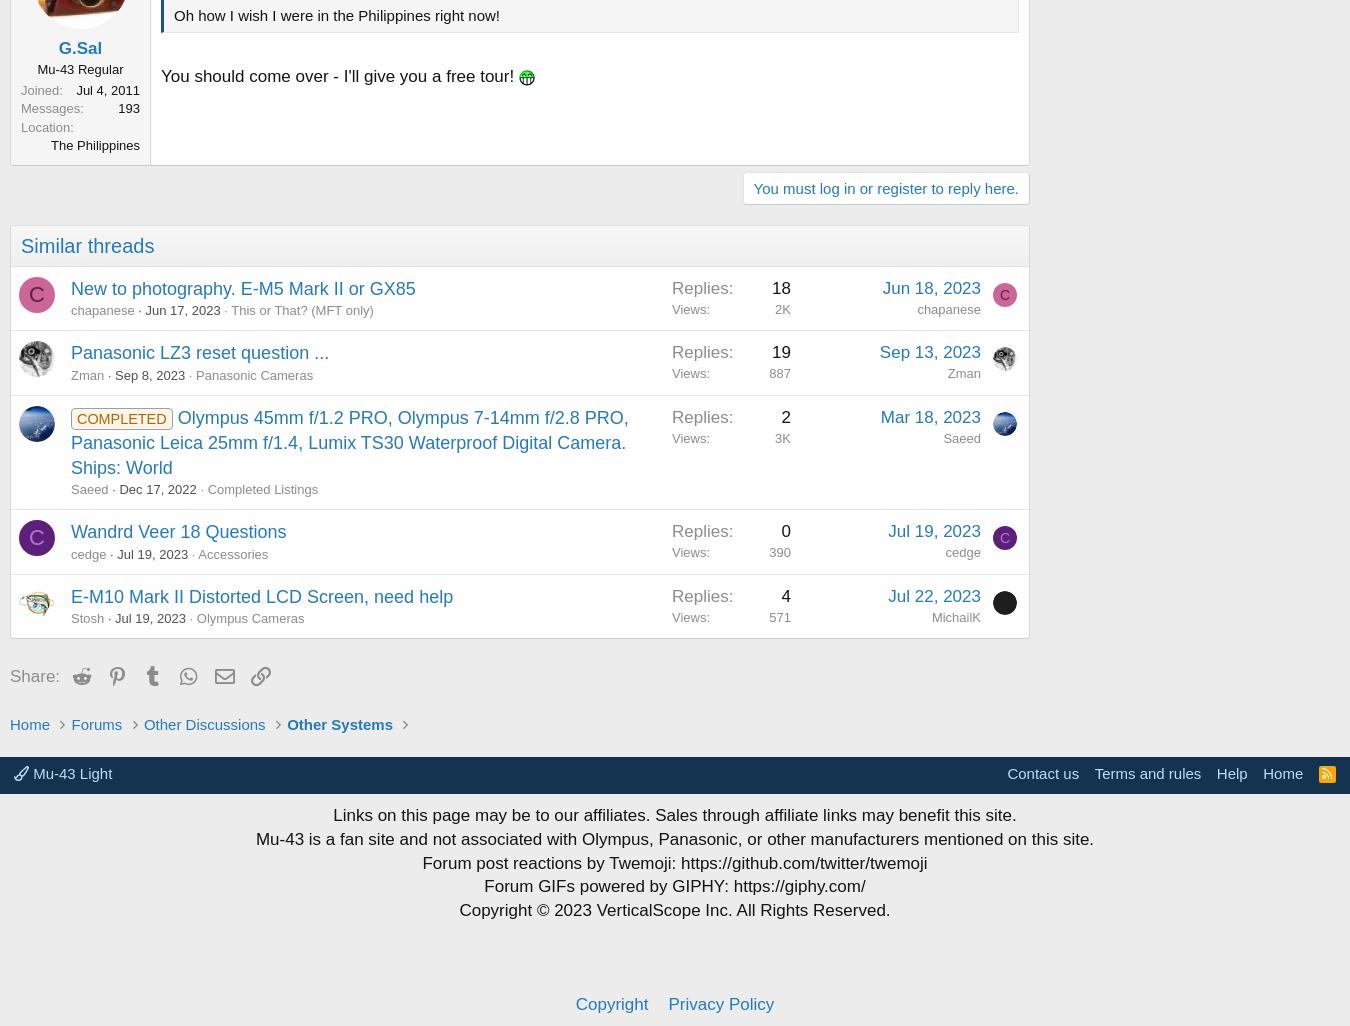 This screenshot has height=1026, width=1350. I want to click on 'Olympus Cameras', so click(249, 618).